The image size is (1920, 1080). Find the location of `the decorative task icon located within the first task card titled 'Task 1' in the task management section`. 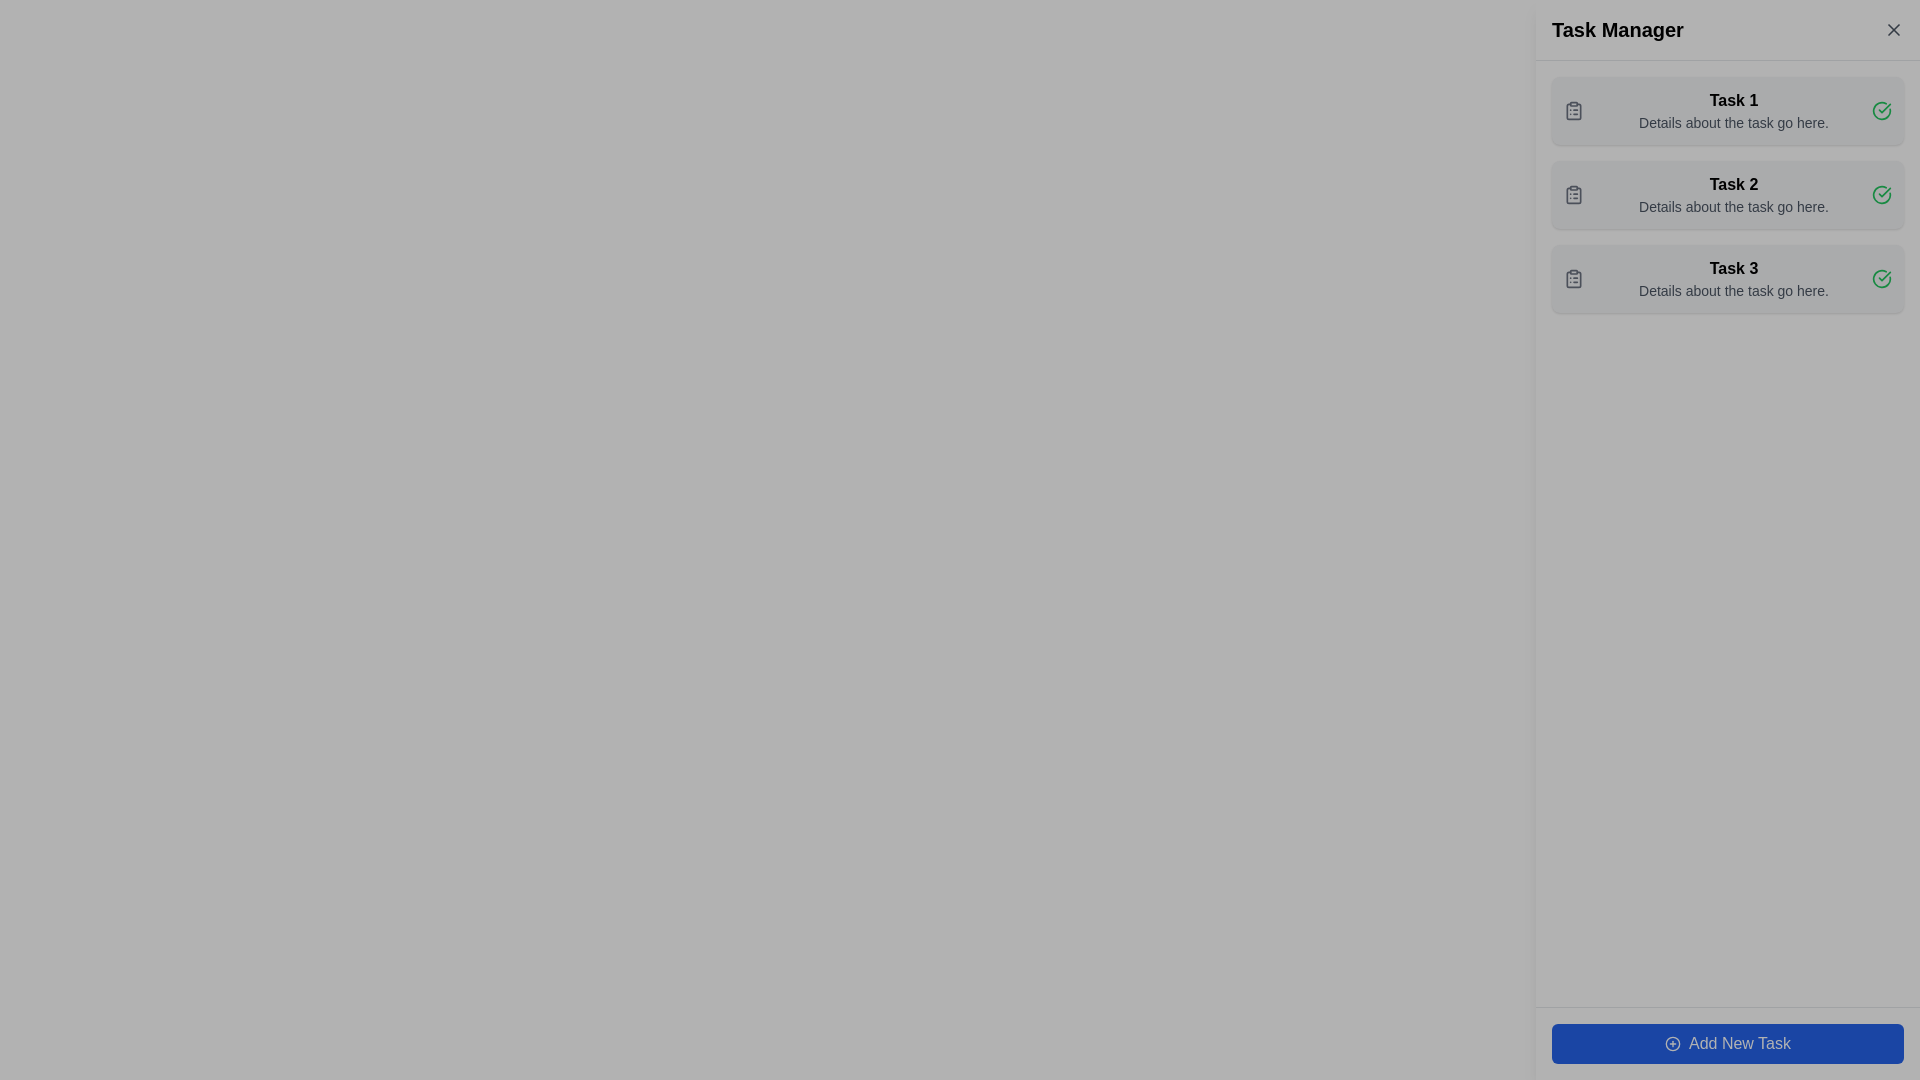

the decorative task icon located within the first task card titled 'Task 1' in the task management section is located at coordinates (1573, 111).